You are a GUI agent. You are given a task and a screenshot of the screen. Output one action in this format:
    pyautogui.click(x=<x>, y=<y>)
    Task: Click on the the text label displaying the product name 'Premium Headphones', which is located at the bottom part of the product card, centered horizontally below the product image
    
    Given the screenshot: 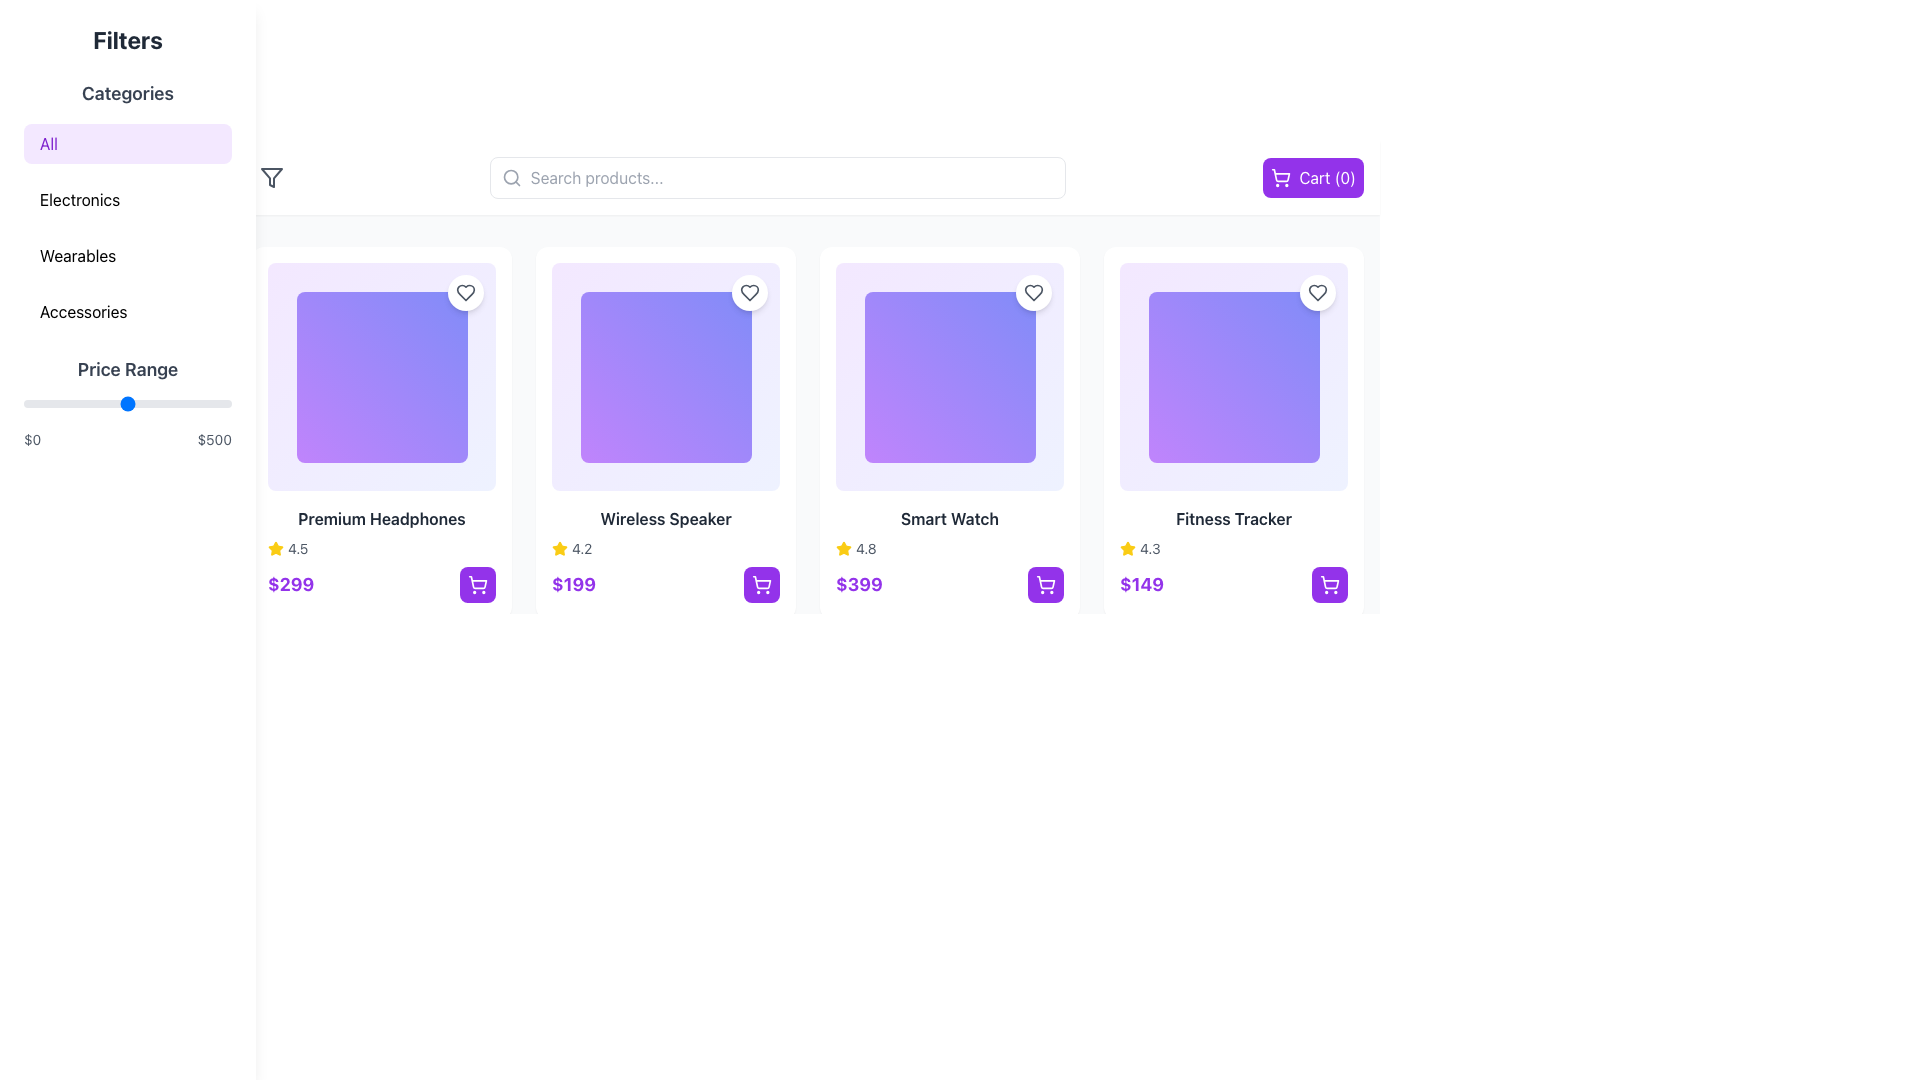 What is the action you would take?
    pyautogui.click(x=382, y=518)
    